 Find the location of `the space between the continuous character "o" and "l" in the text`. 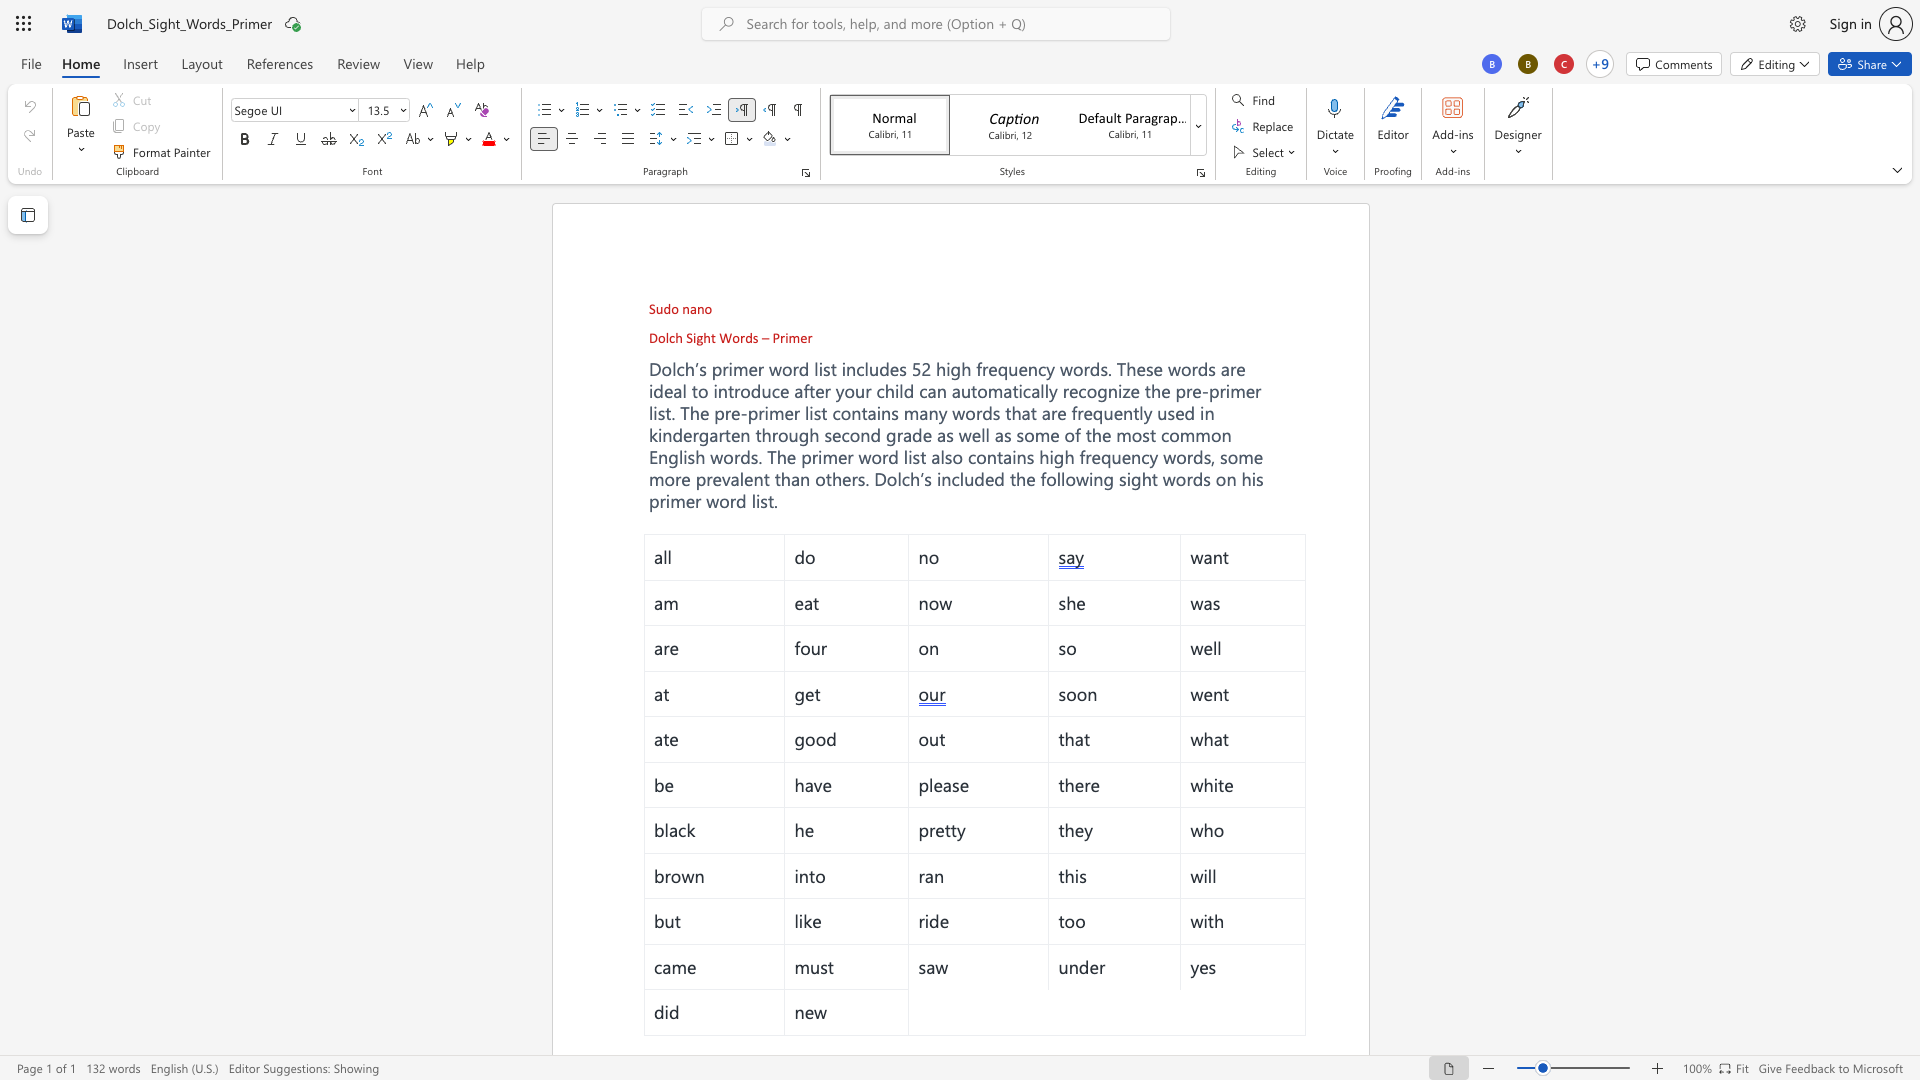

the space between the continuous character "o" and "l" in the text is located at coordinates (664, 337).